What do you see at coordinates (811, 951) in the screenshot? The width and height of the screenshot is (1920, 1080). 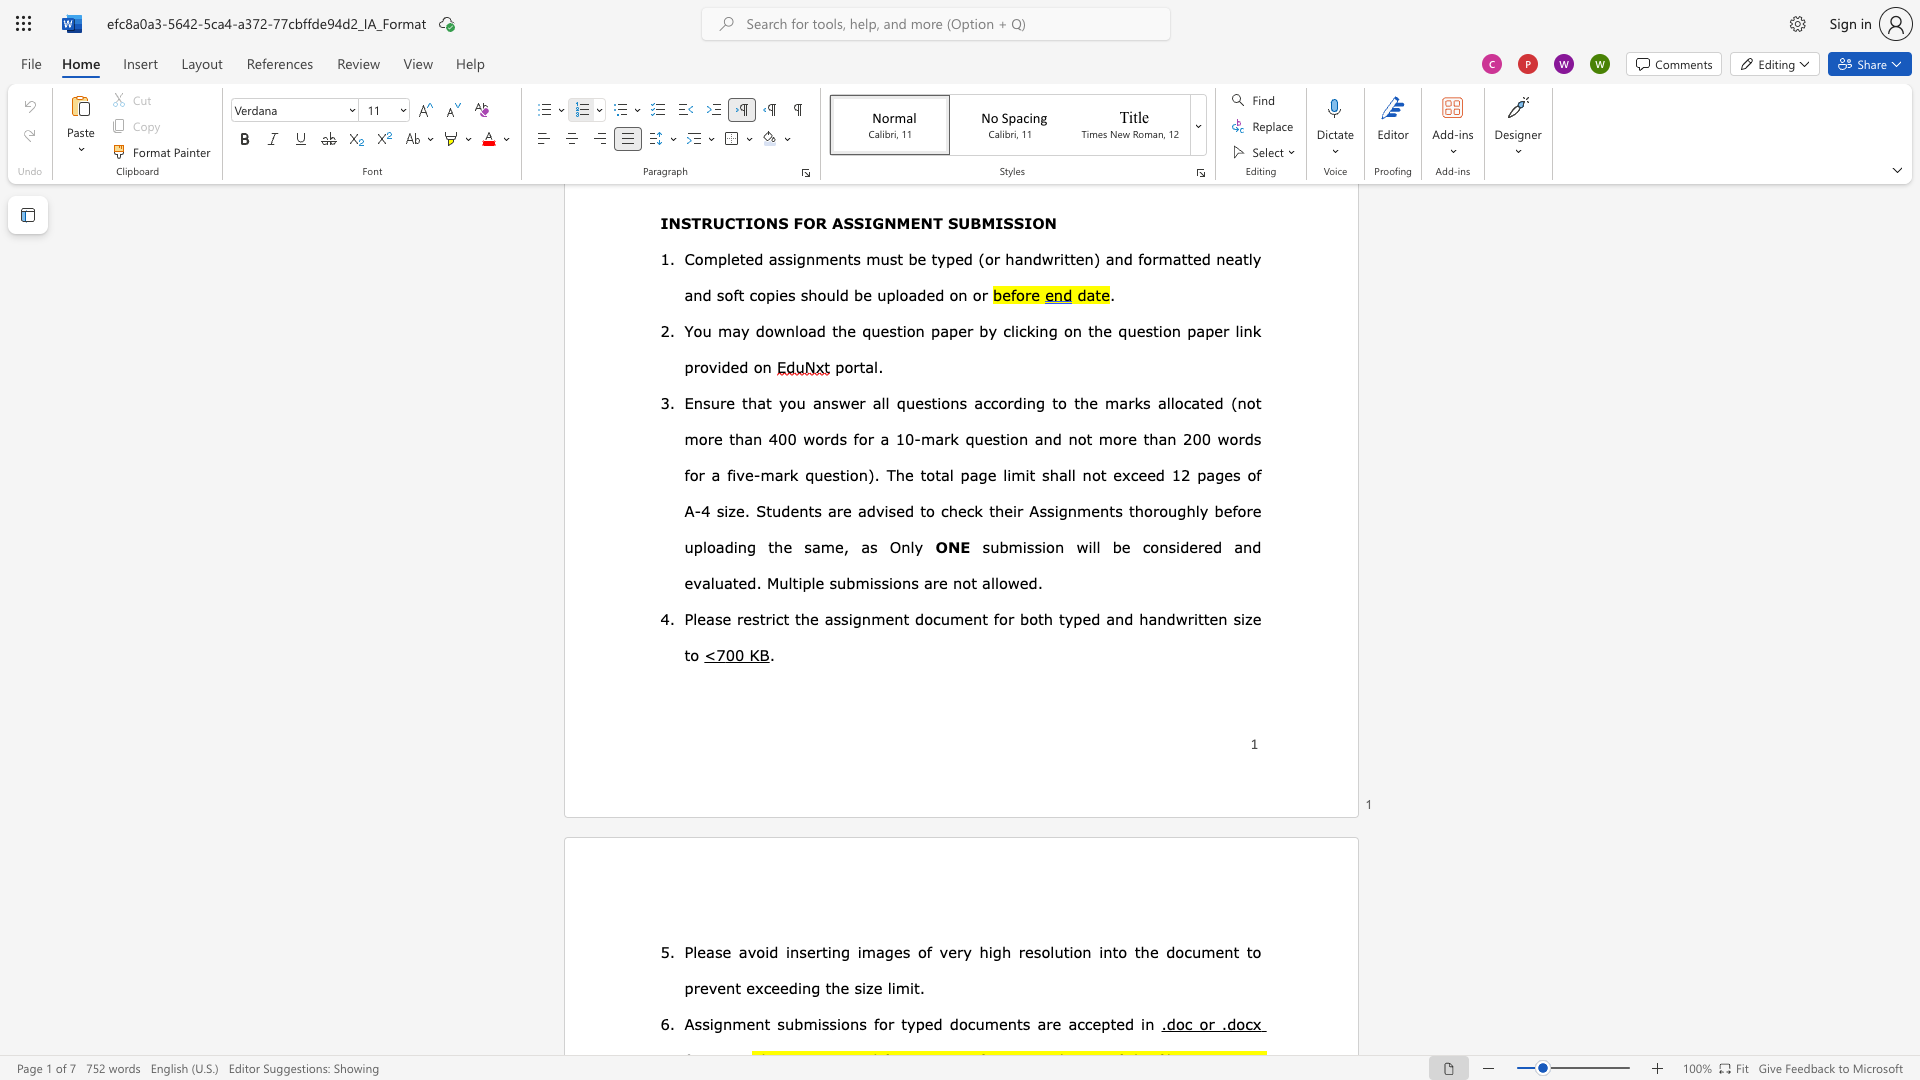 I see `the 3th character "e" in the text` at bounding box center [811, 951].